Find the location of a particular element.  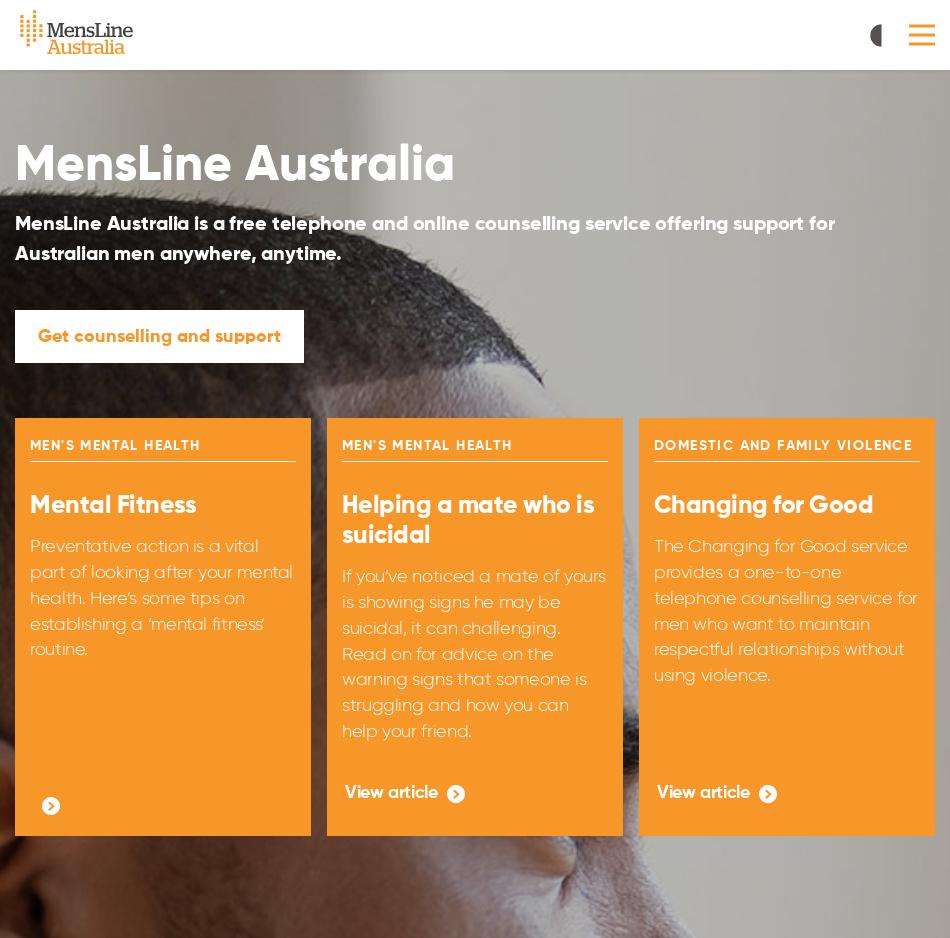

'If you’ve noticed a mate of yours is showing signs he may be suicidal, it can challenging. Read on for advice on the warning signs that someone is struggling and how you can help your friend.' is located at coordinates (472, 652).